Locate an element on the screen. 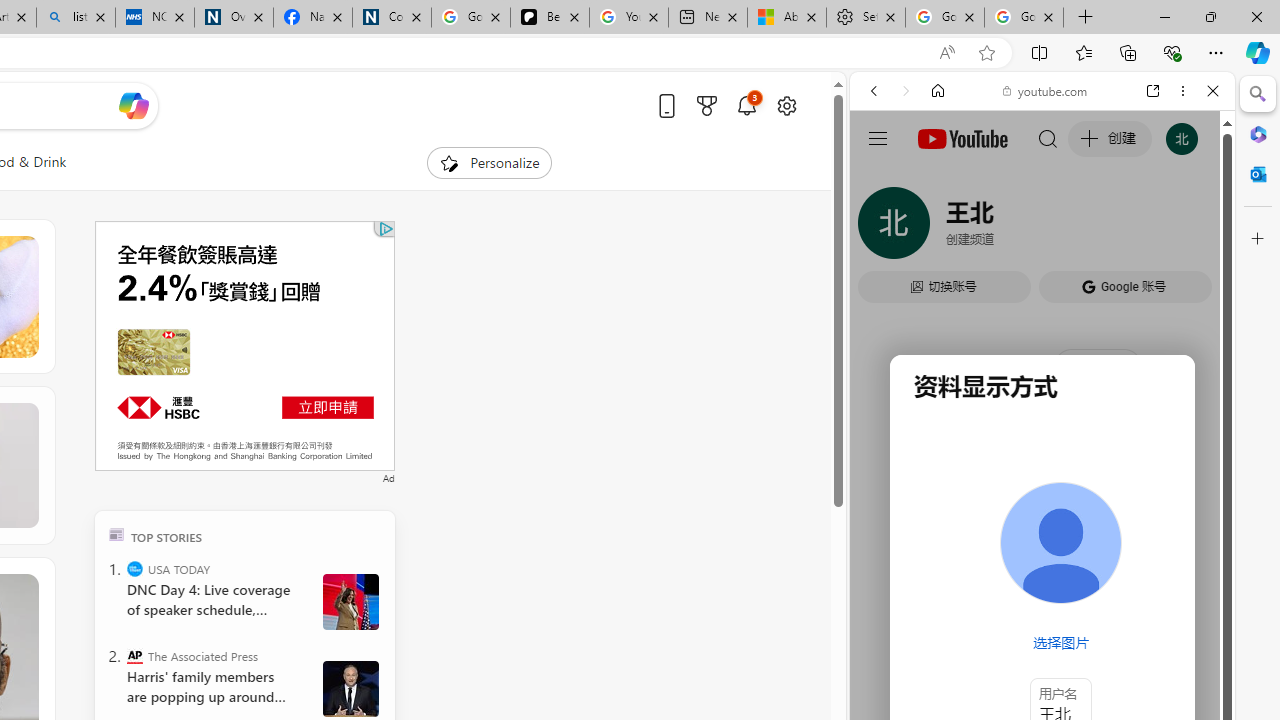 This screenshot has width=1280, height=720. '#you' is located at coordinates (1041, 445).